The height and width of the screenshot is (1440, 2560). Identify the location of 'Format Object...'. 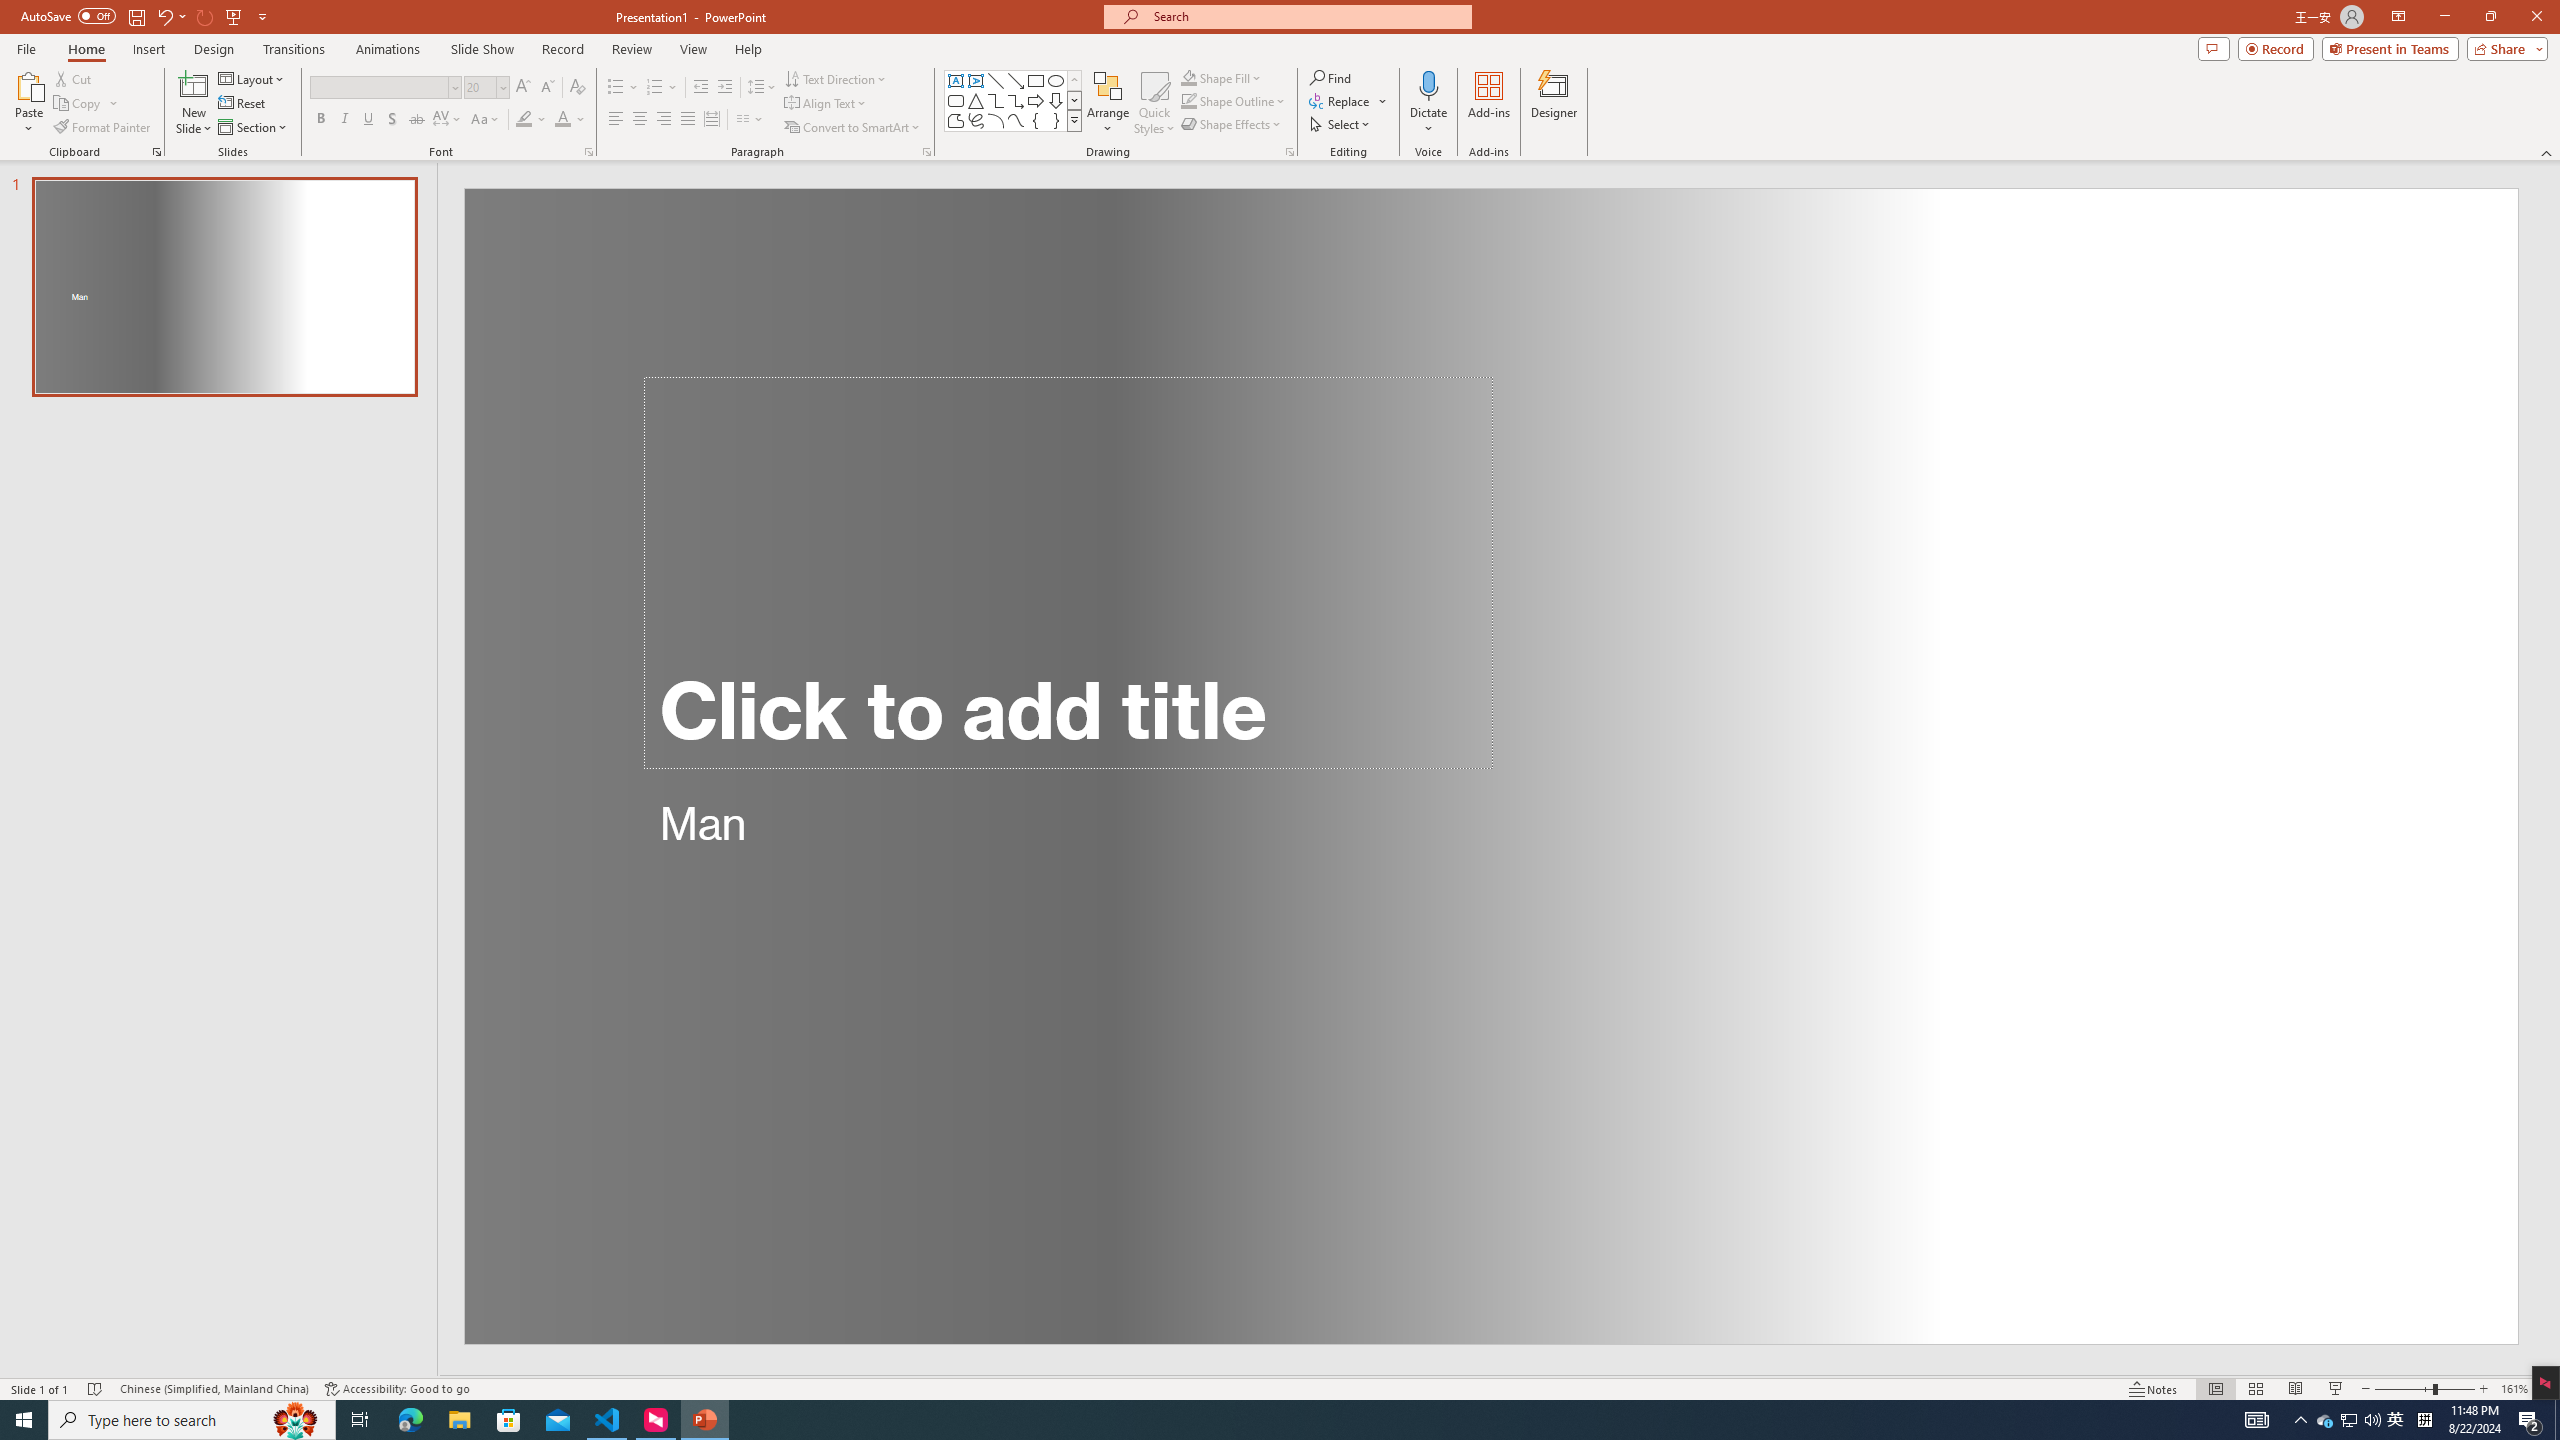
(1289, 150).